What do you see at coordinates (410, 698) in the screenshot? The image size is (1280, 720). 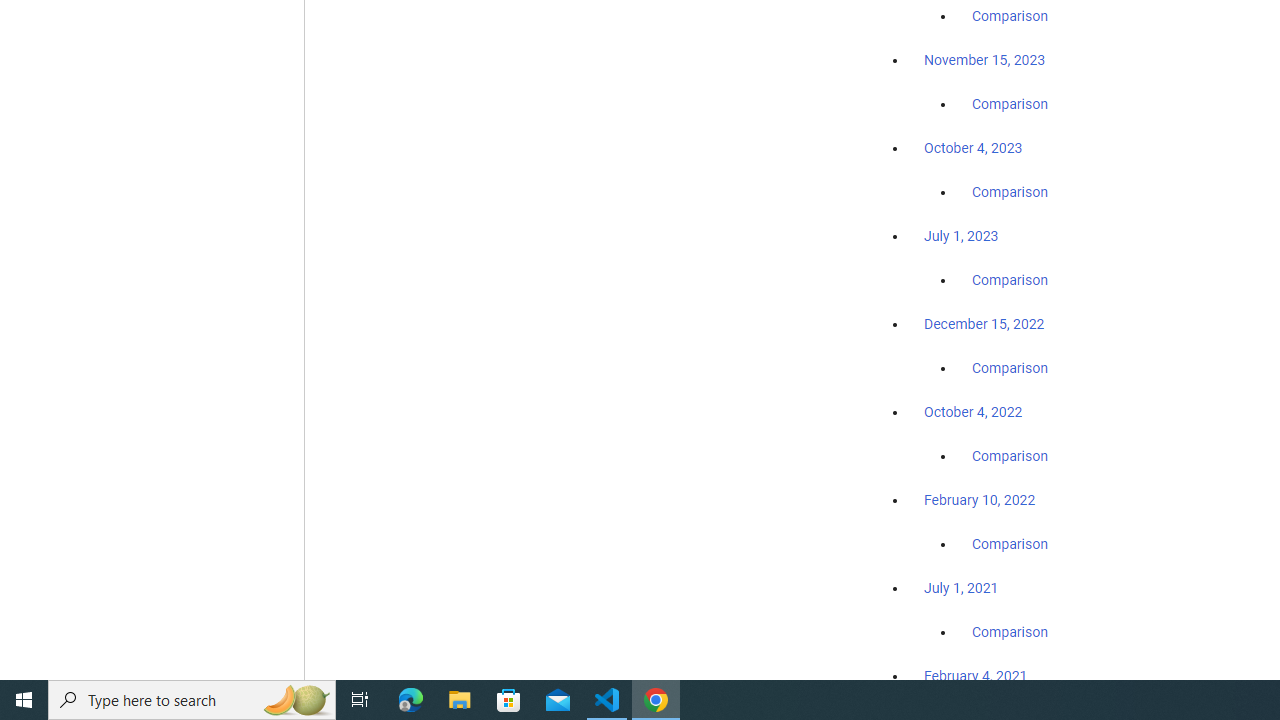 I see `'Microsoft Edge'` at bounding box center [410, 698].